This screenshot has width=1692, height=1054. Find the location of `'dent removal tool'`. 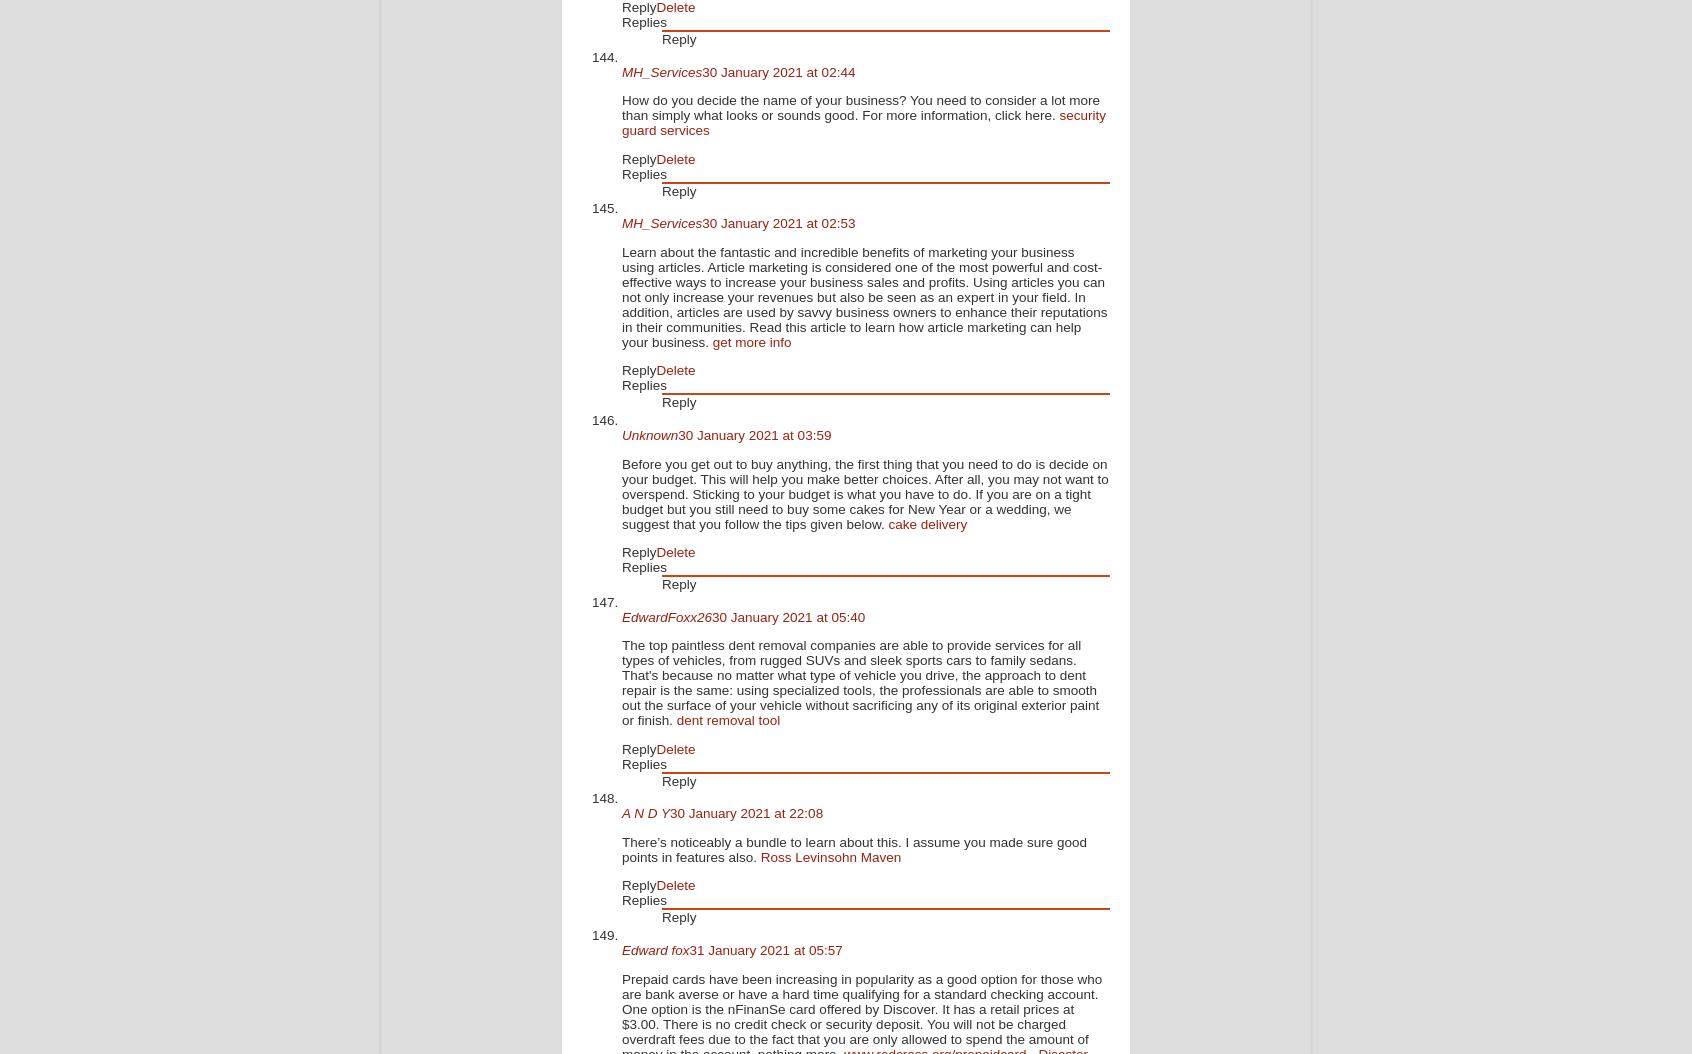

'dent removal tool' is located at coordinates (675, 719).